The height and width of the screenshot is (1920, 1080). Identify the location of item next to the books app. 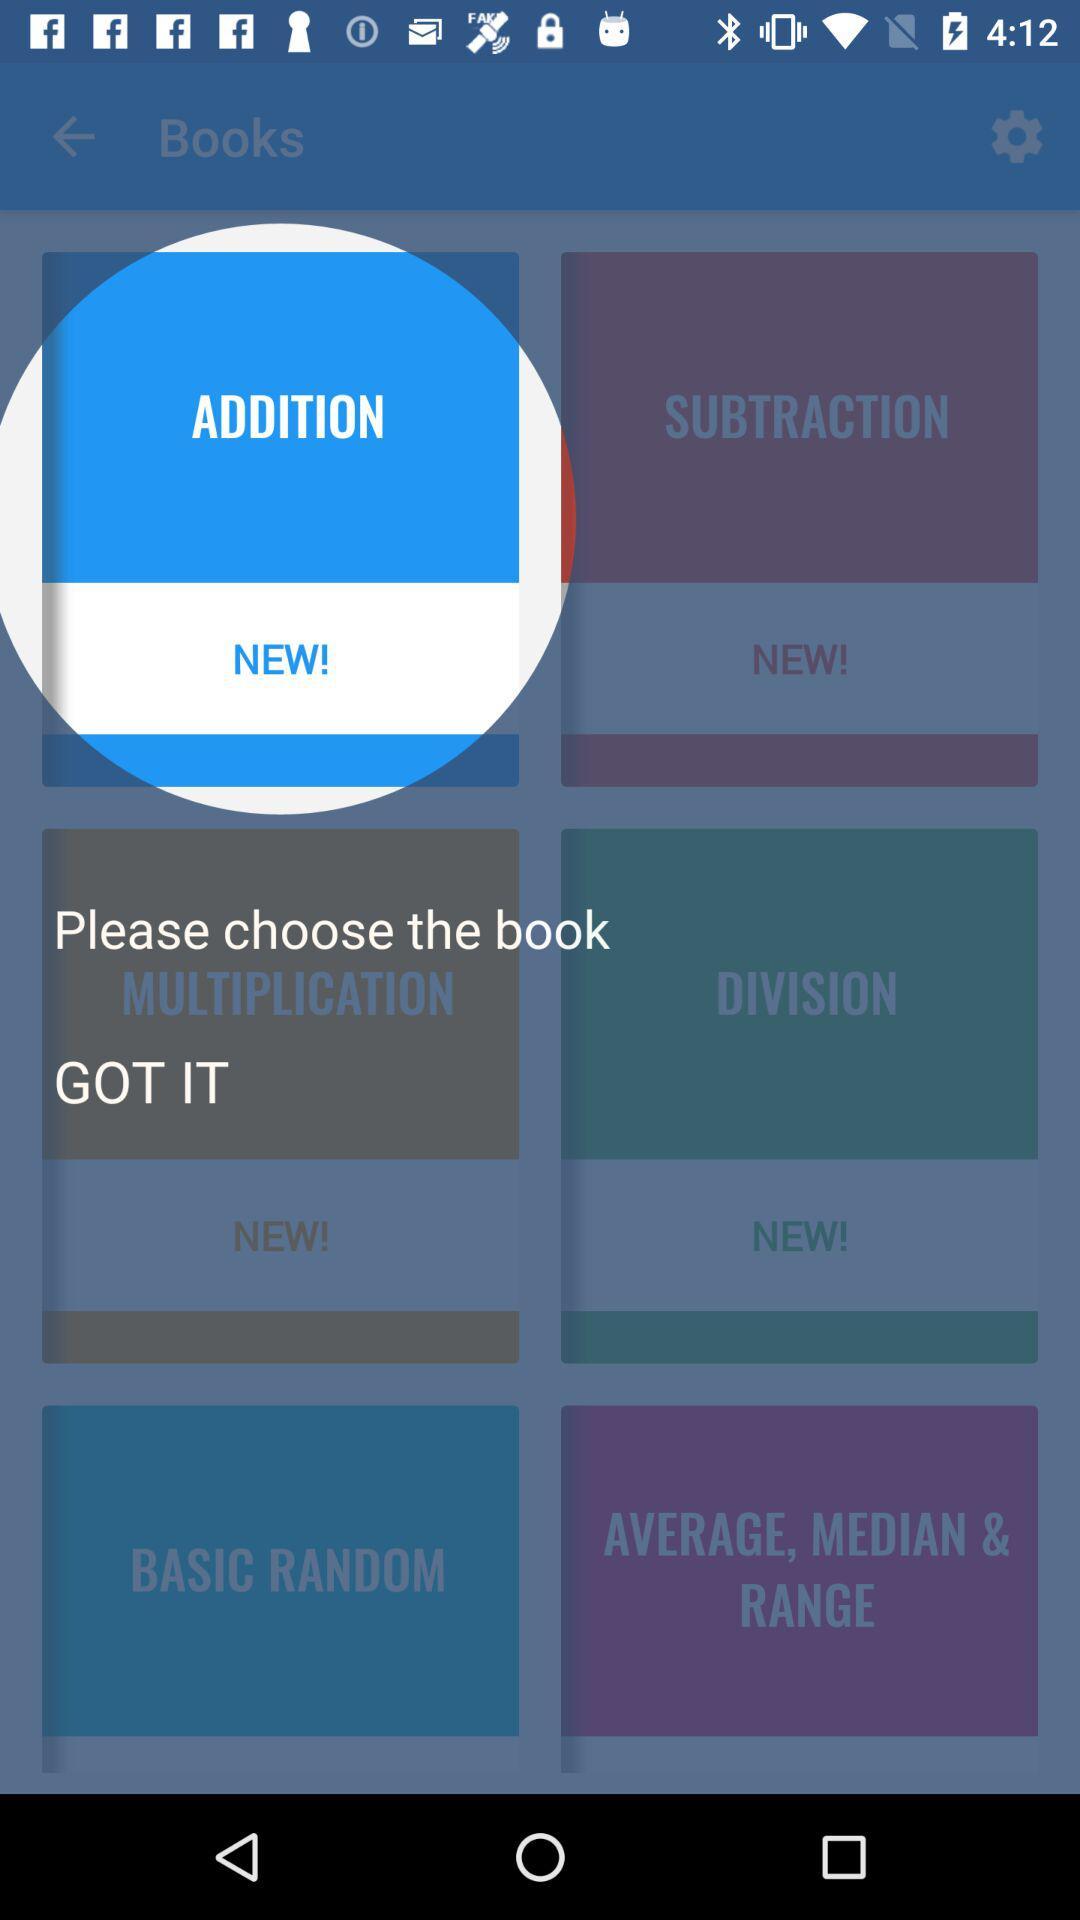
(72, 135).